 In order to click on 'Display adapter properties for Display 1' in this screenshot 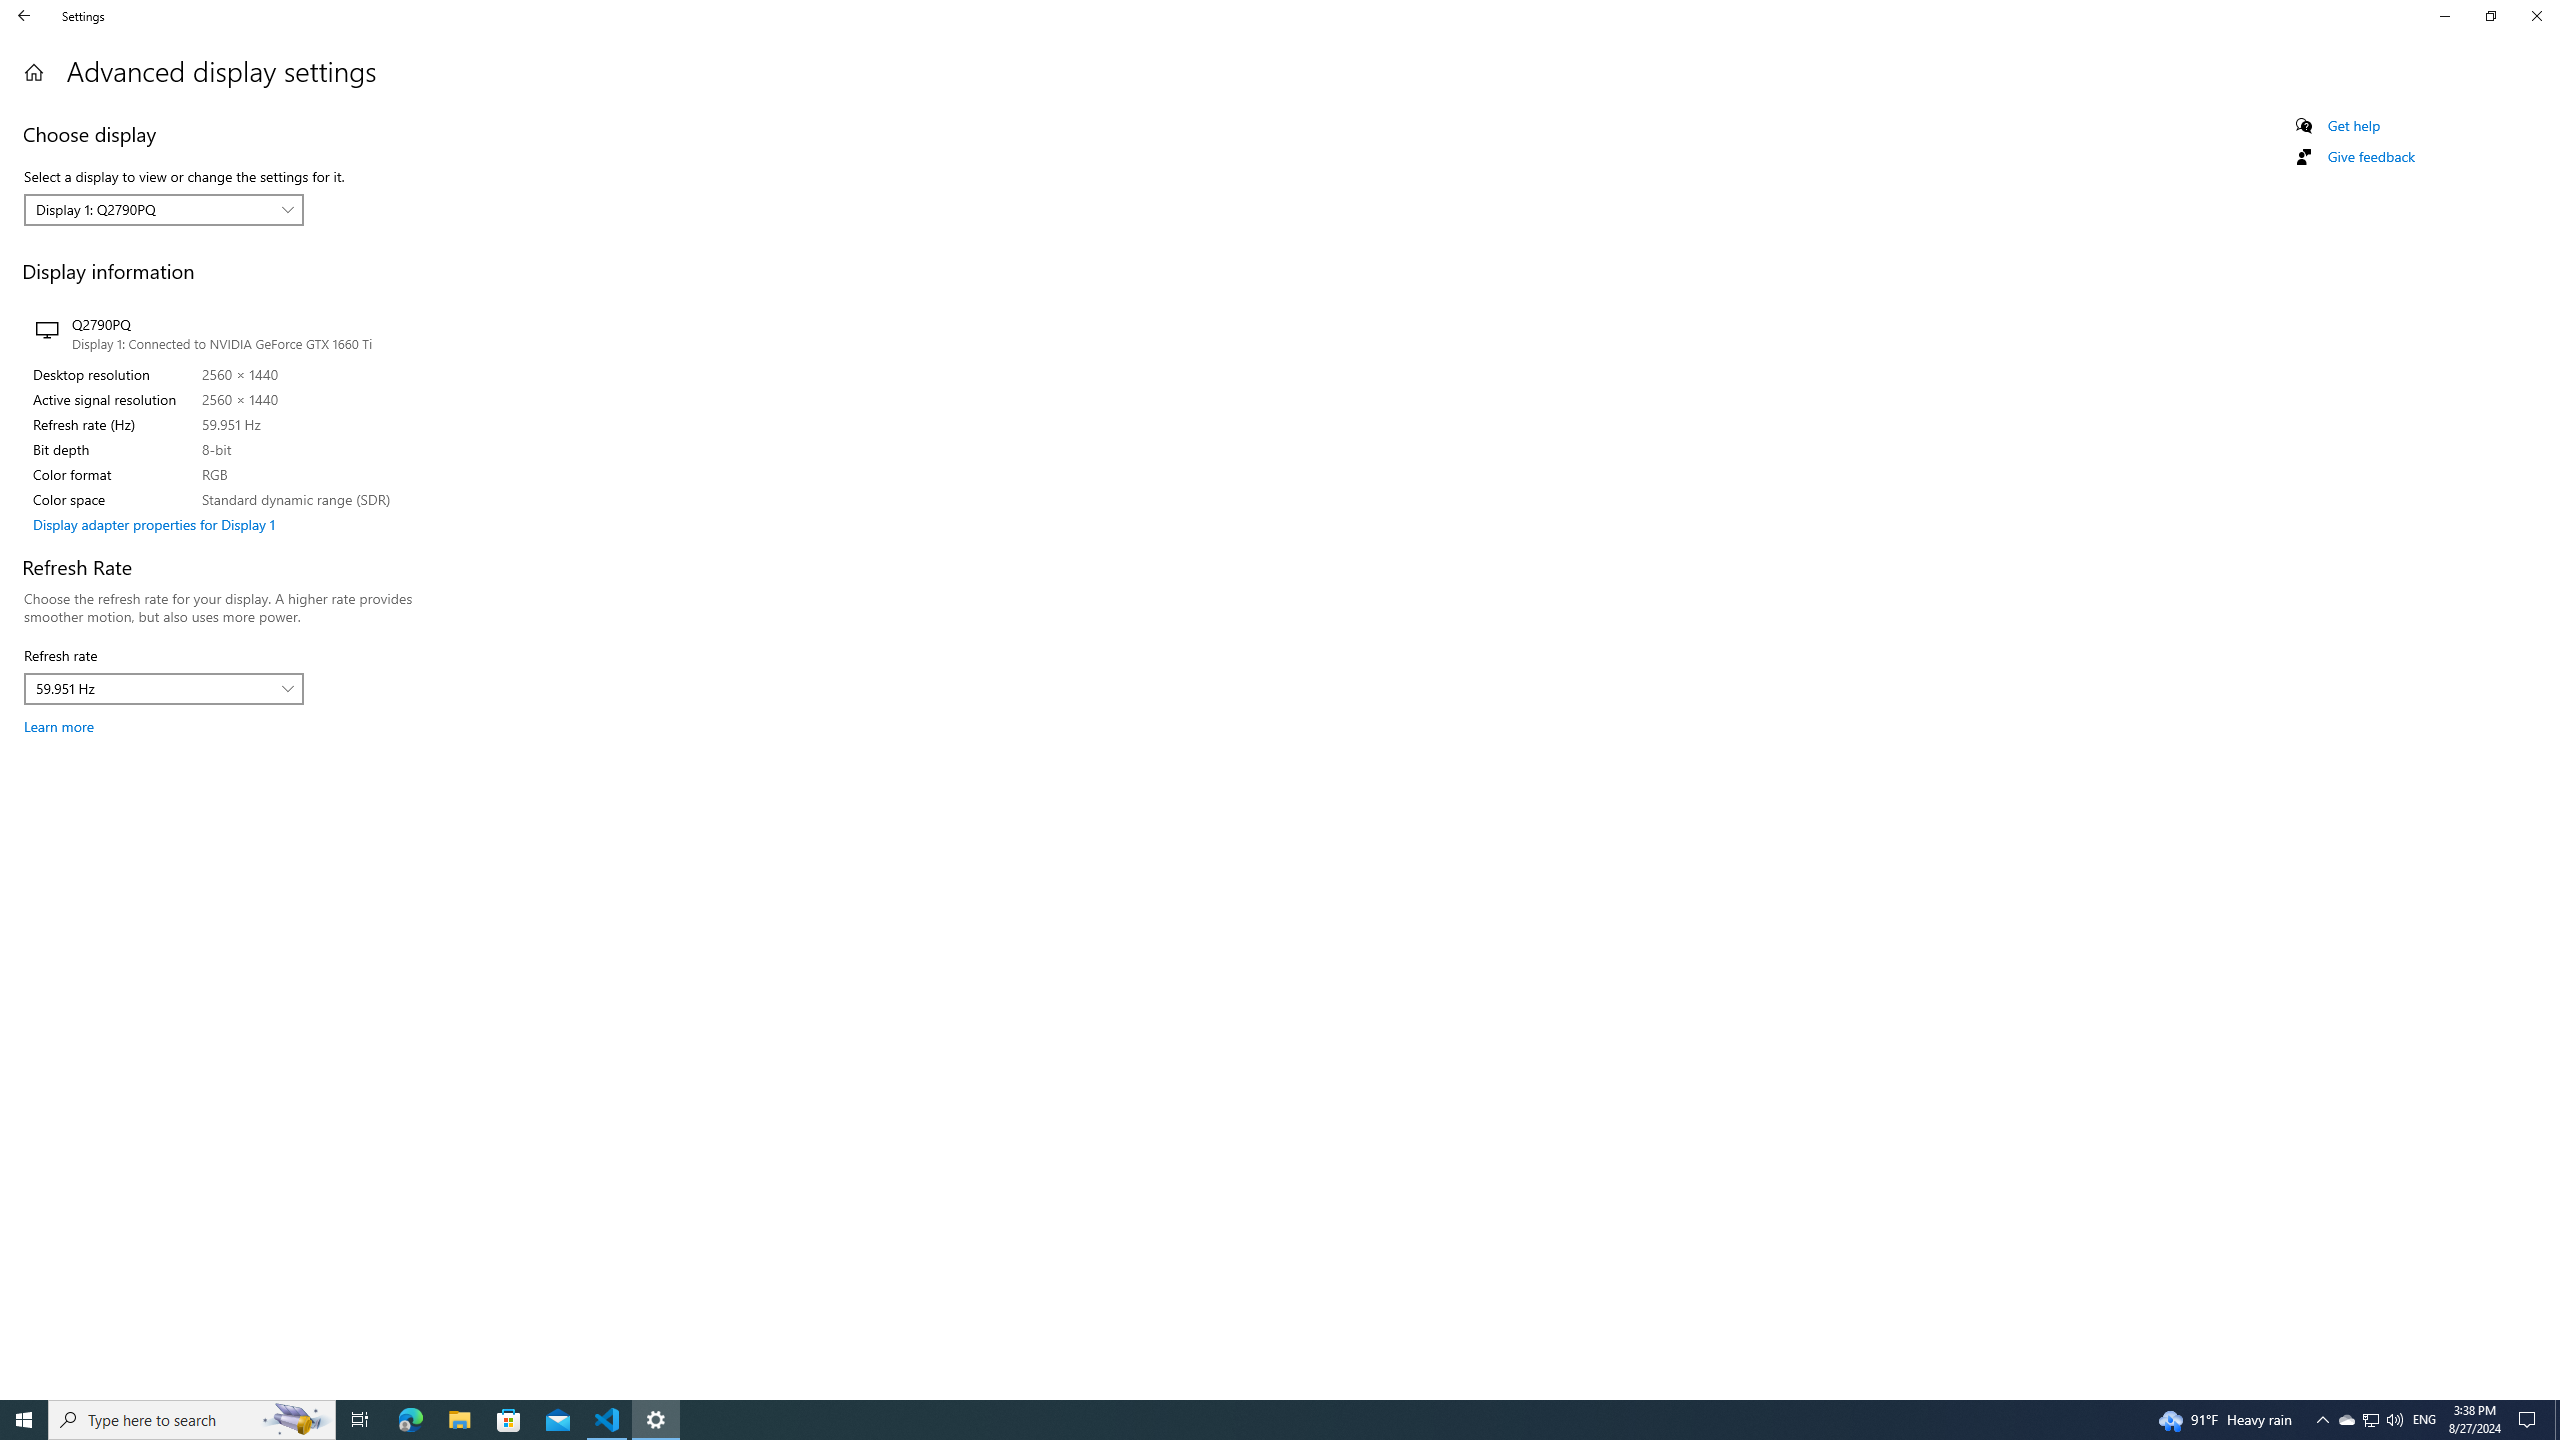, I will do `click(154, 524)`.